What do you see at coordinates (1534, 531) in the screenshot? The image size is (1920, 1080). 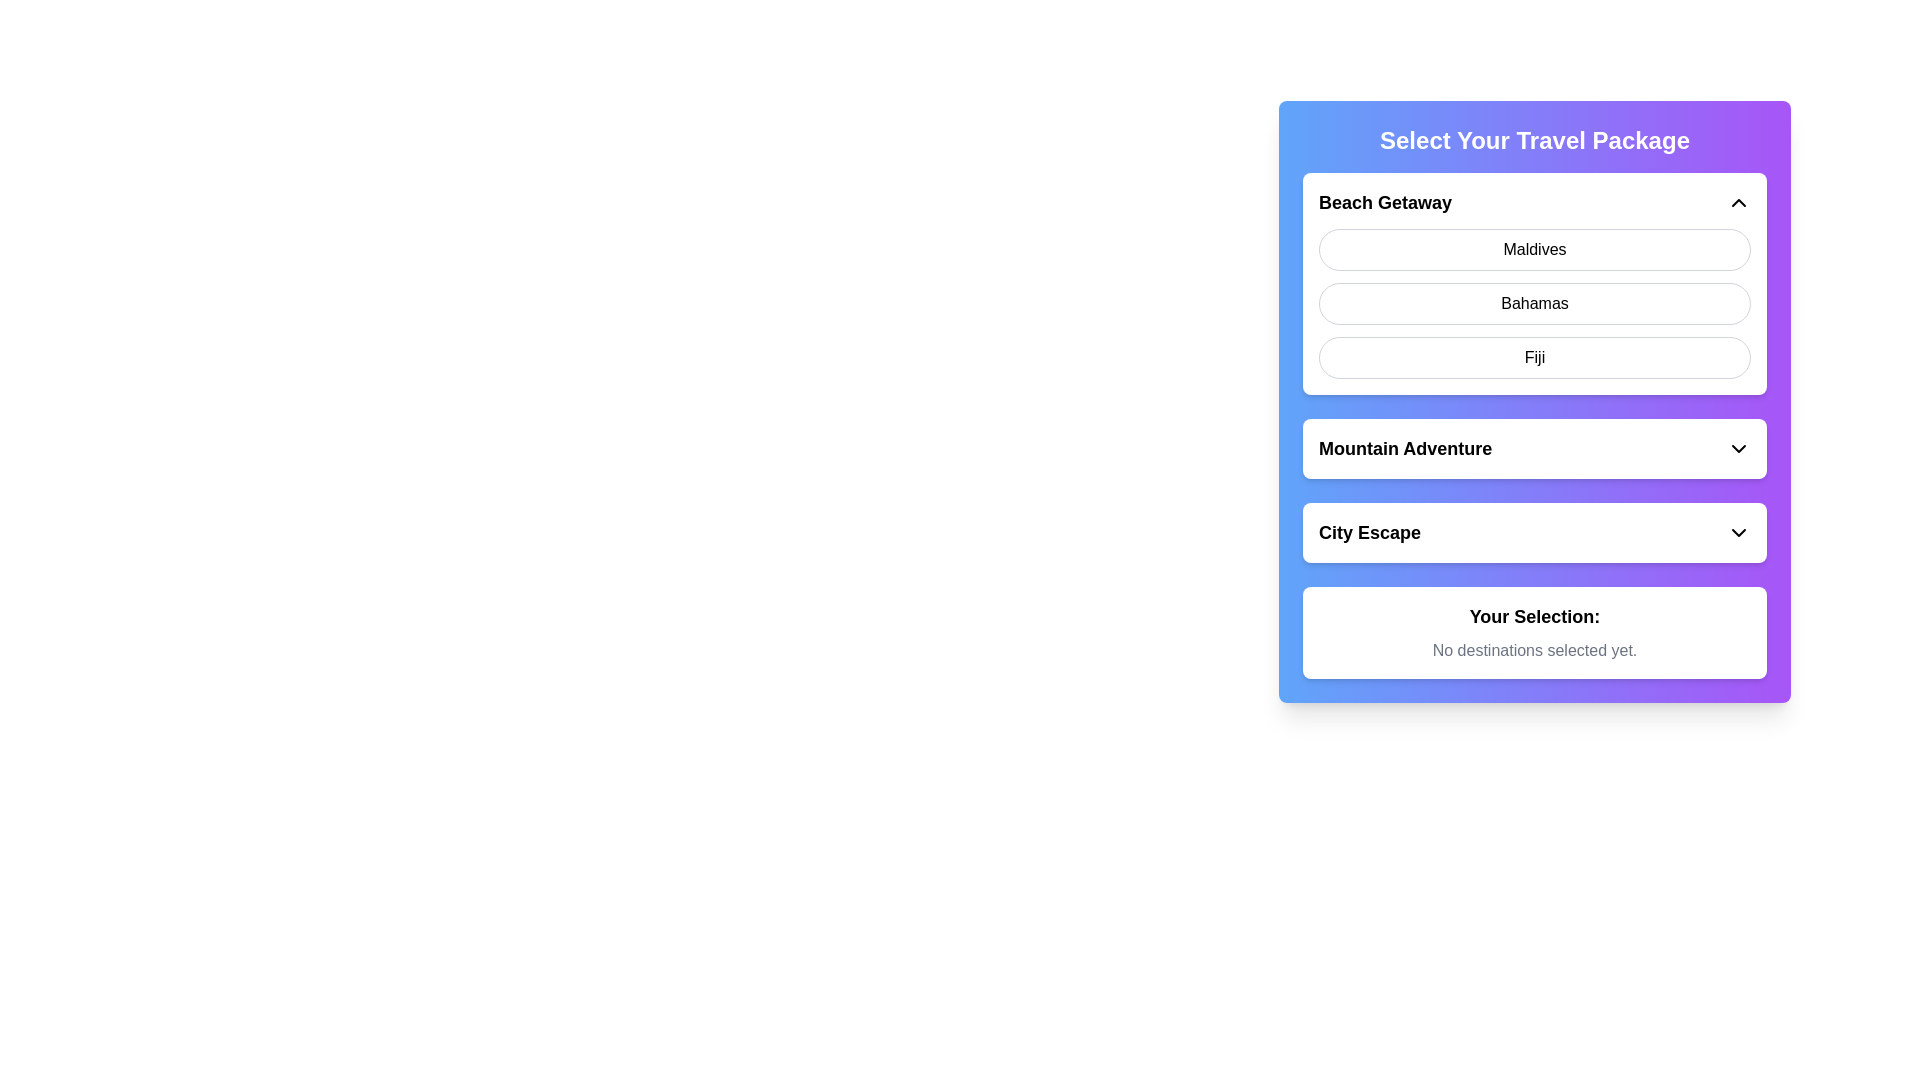 I see `Dropdown menu for selecting a city travel package located in the 'Select Your Travel Package' panel, which is the third section of options` at bounding box center [1534, 531].